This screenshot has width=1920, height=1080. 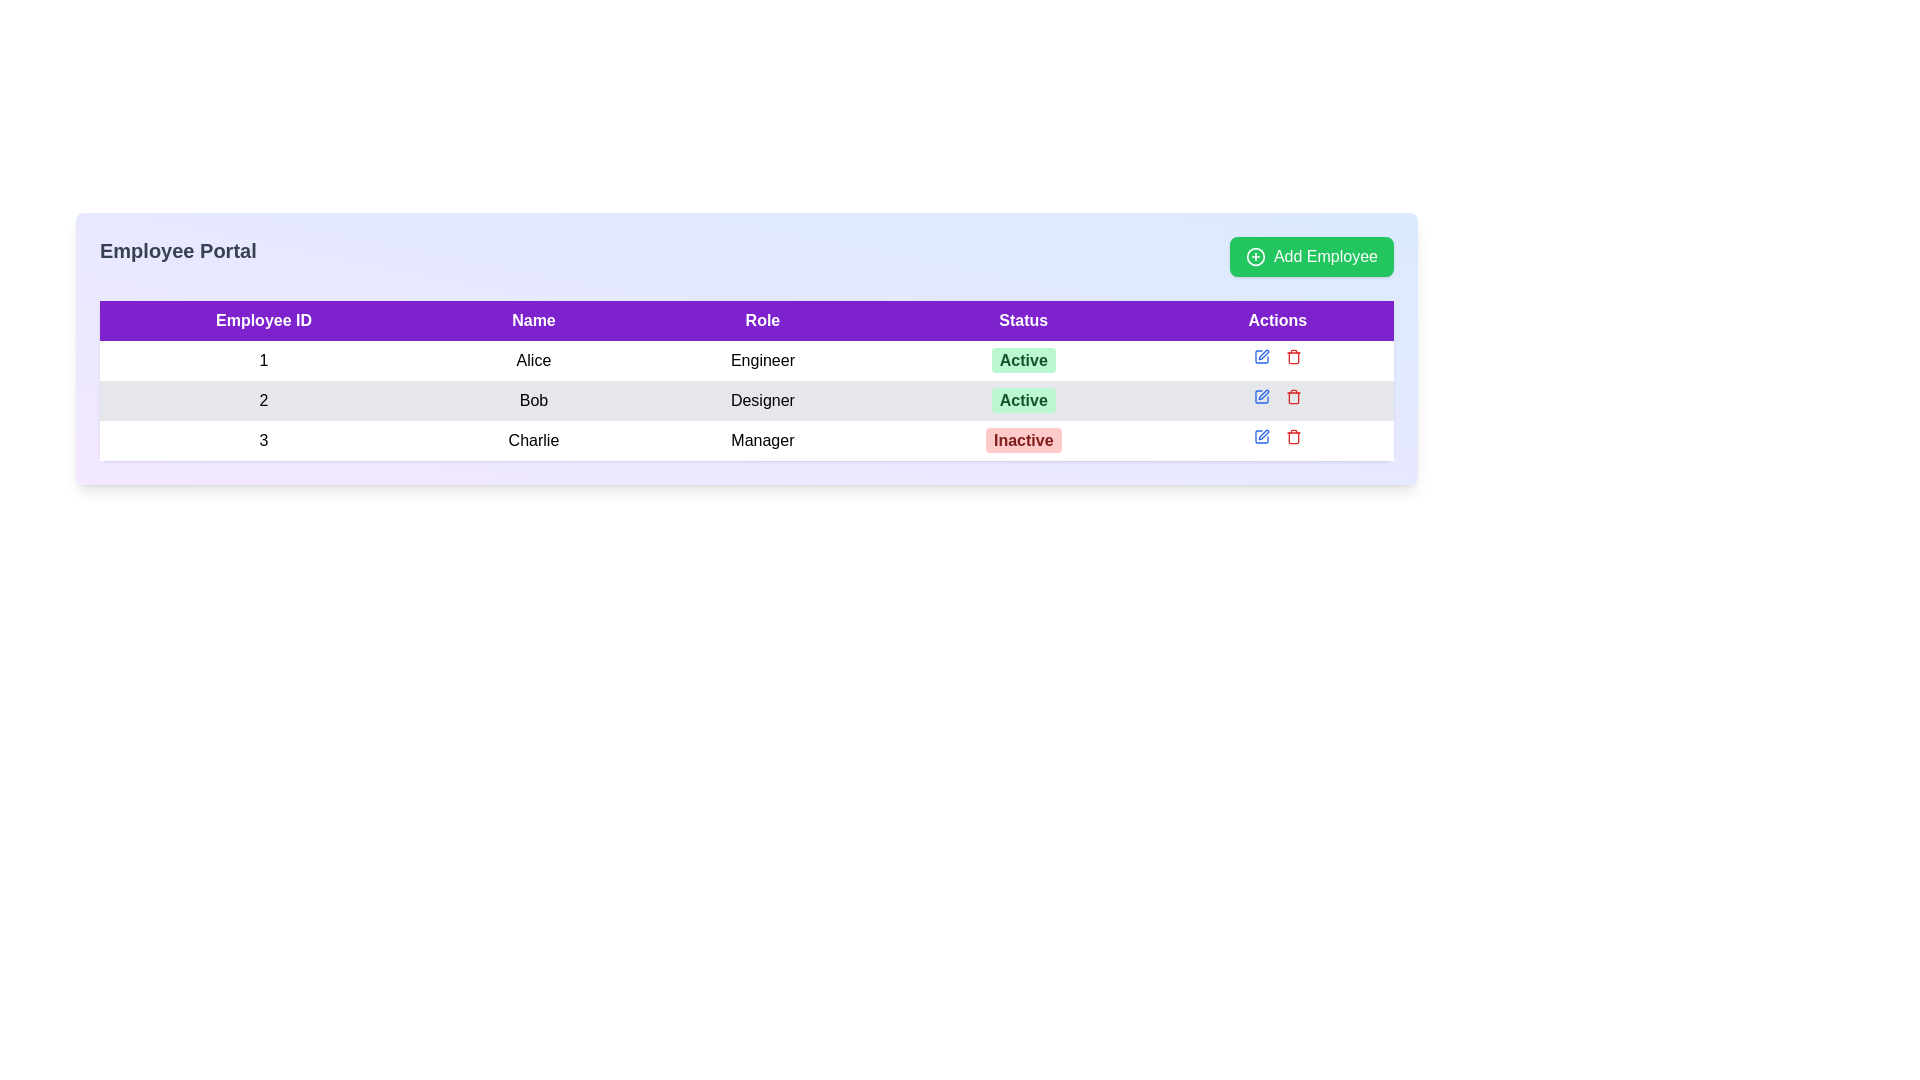 What do you see at coordinates (1293, 356) in the screenshot?
I see `the delete button located in the rightmost column under the 'Actions' header of the table row` at bounding box center [1293, 356].